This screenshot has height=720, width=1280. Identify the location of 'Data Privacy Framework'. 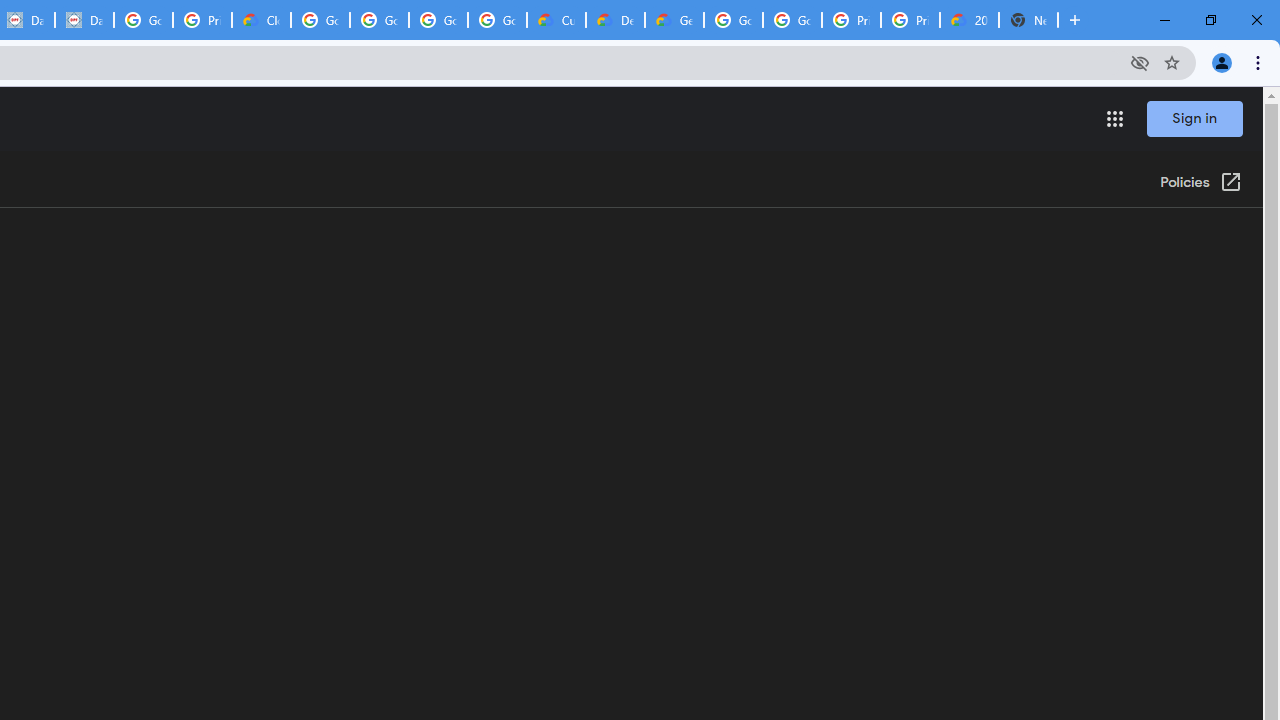
(83, 20).